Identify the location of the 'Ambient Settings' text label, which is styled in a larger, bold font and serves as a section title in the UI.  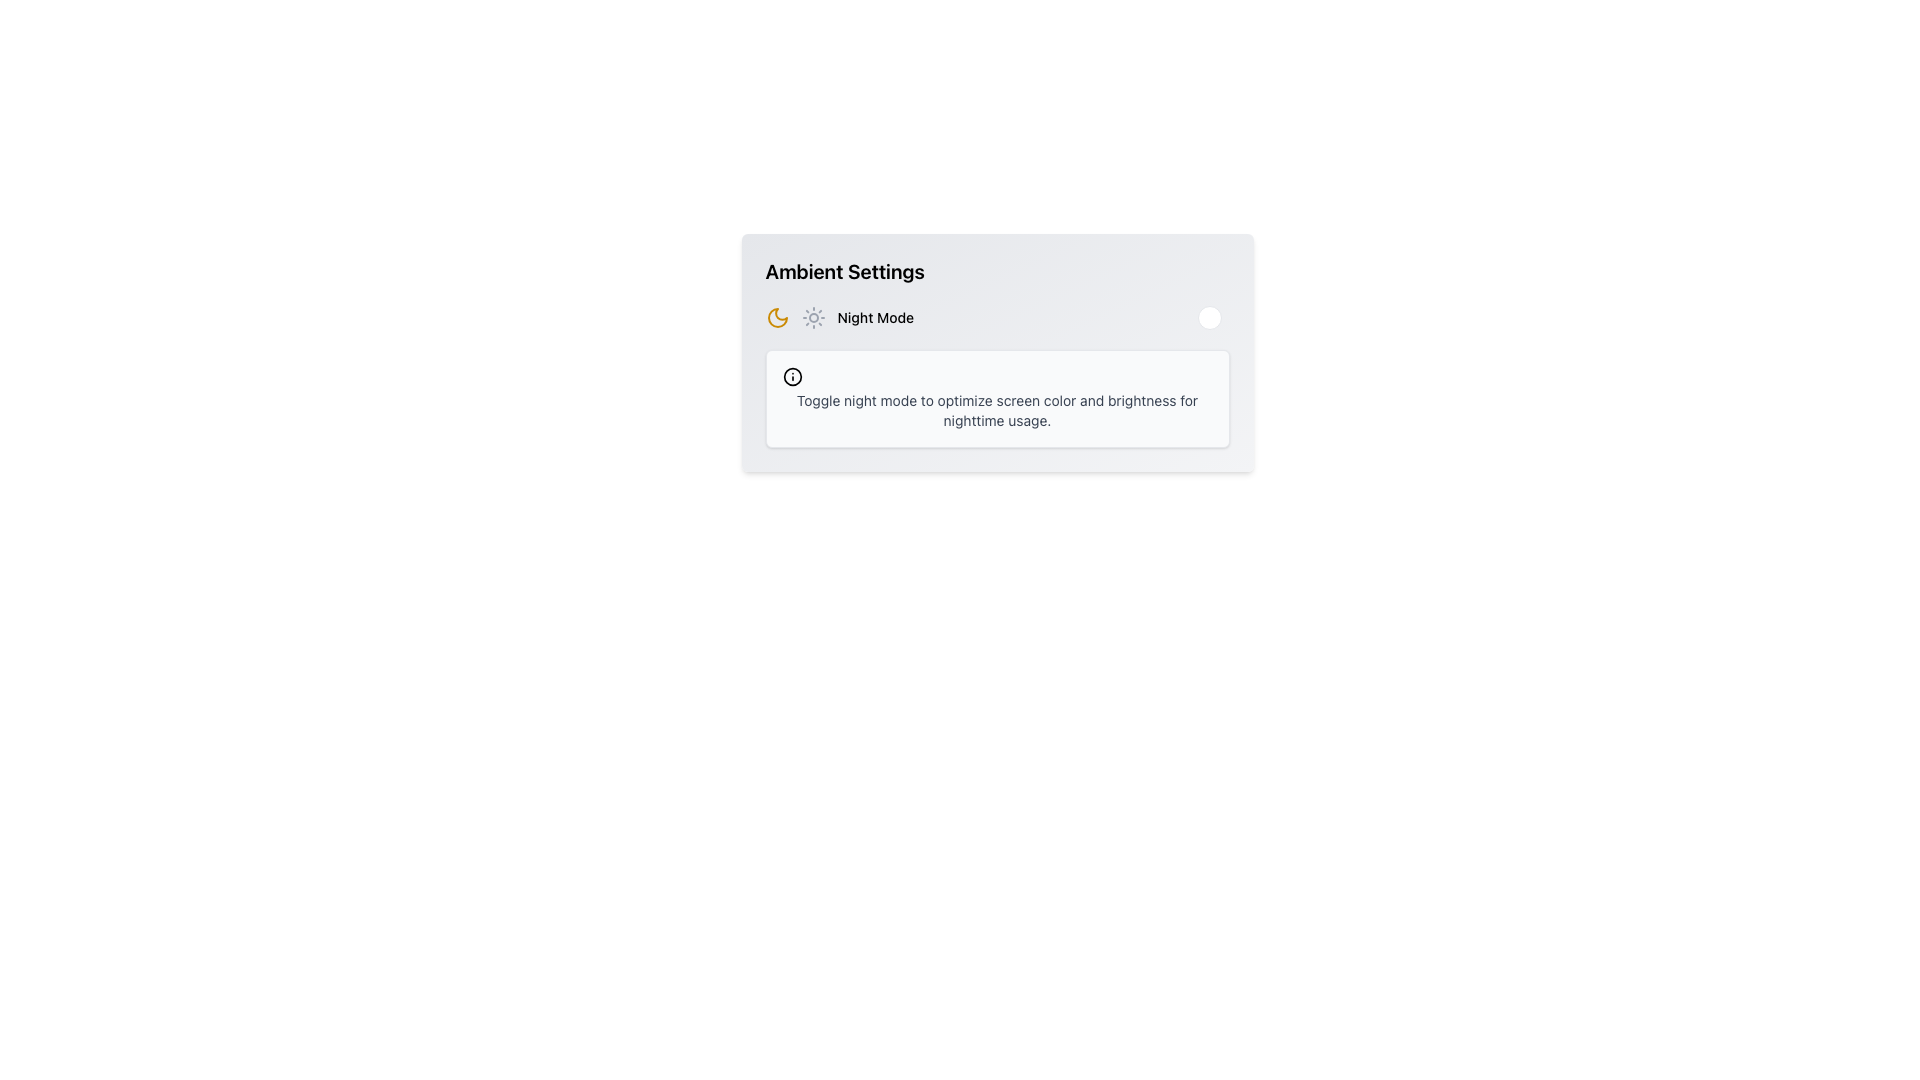
(845, 272).